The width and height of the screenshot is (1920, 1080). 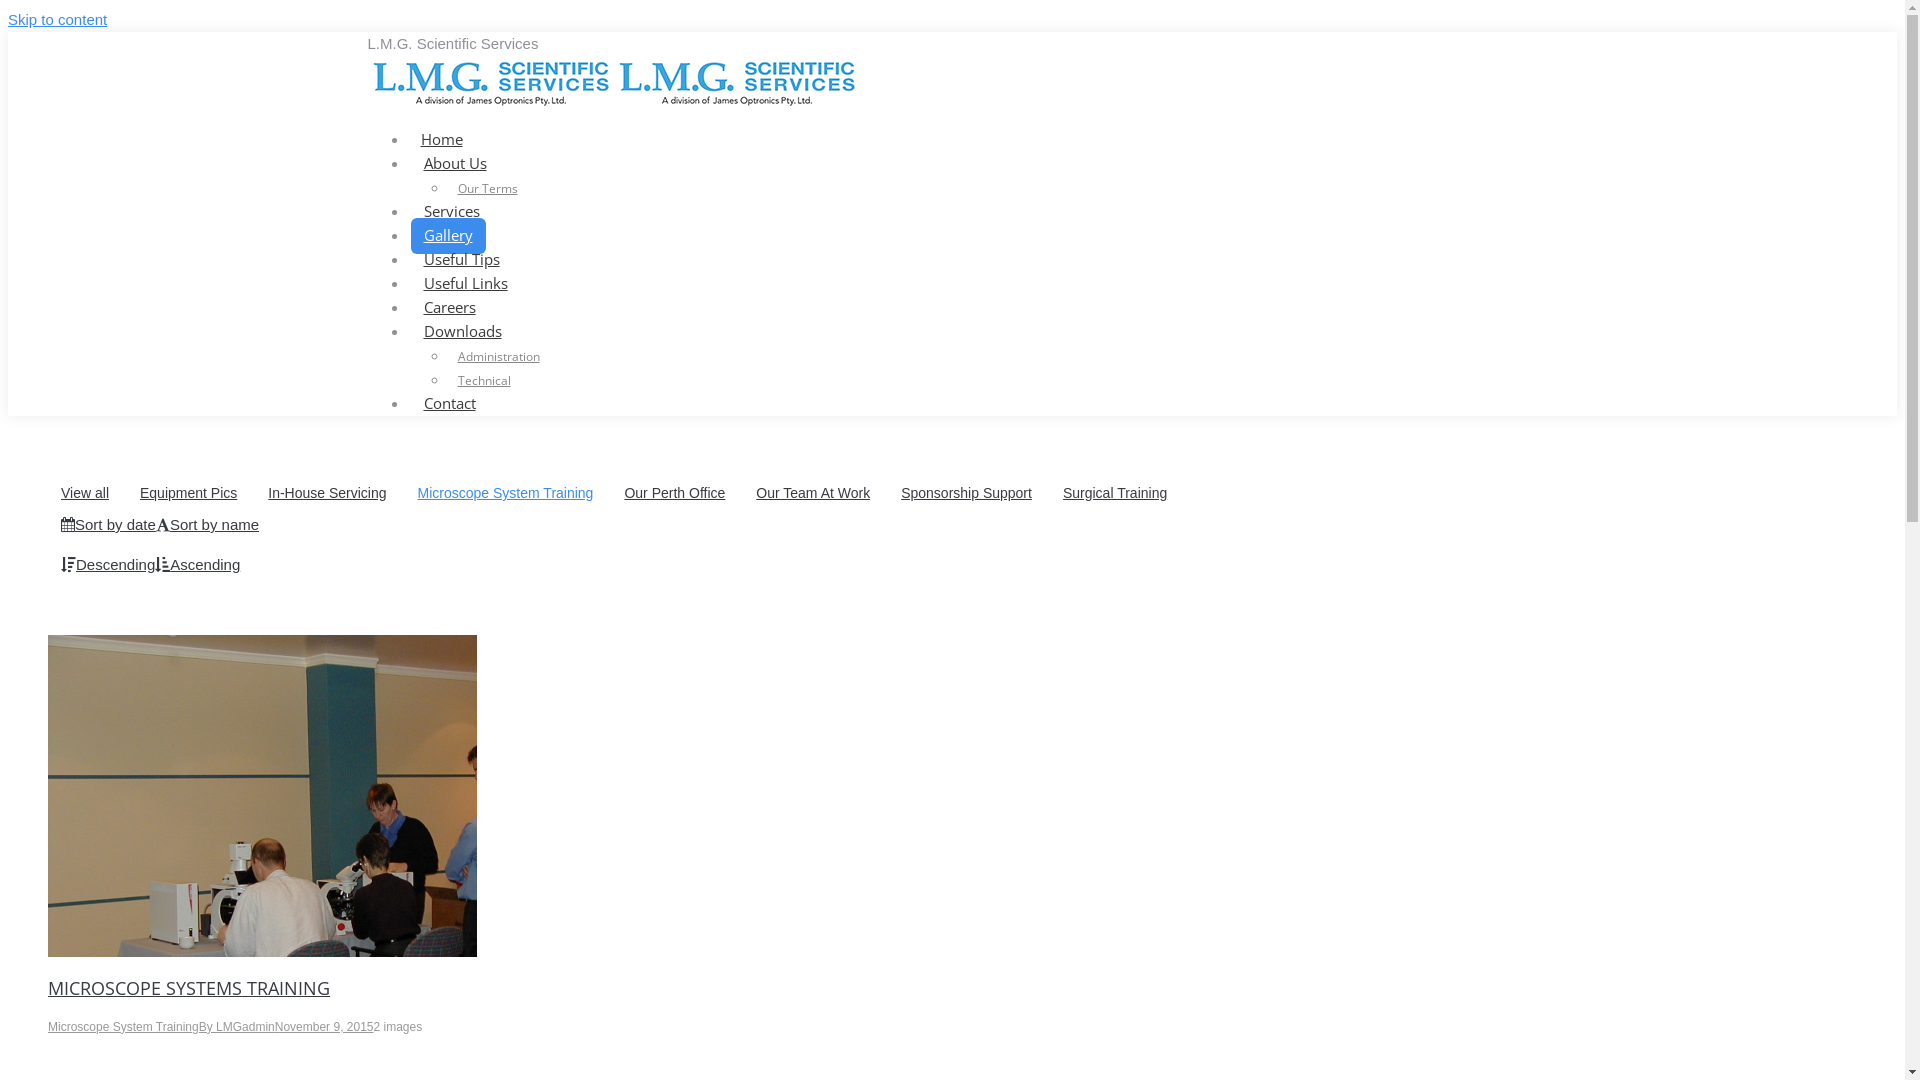 I want to click on 'Our Team At Work', so click(x=812, y=493).